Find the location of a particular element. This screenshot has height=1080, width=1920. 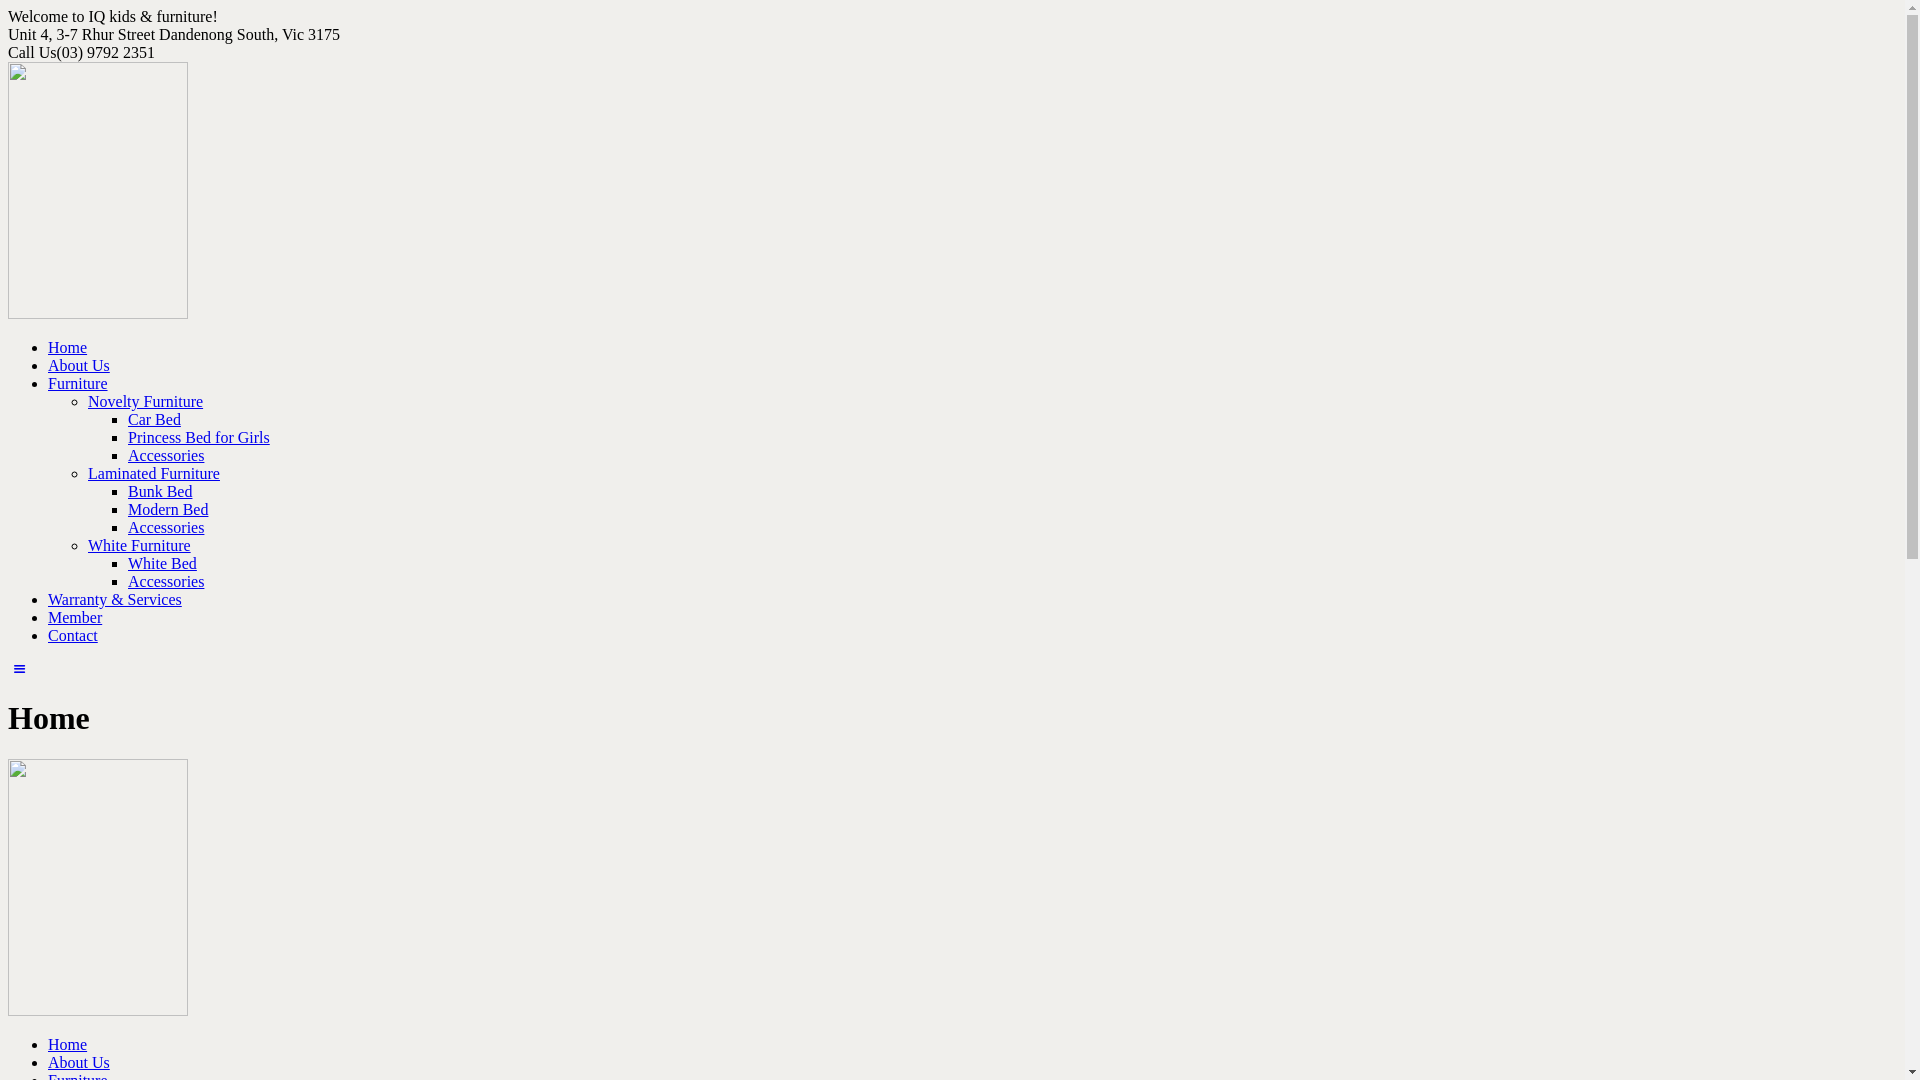

'Contact' is located at coordinates (72, 635).